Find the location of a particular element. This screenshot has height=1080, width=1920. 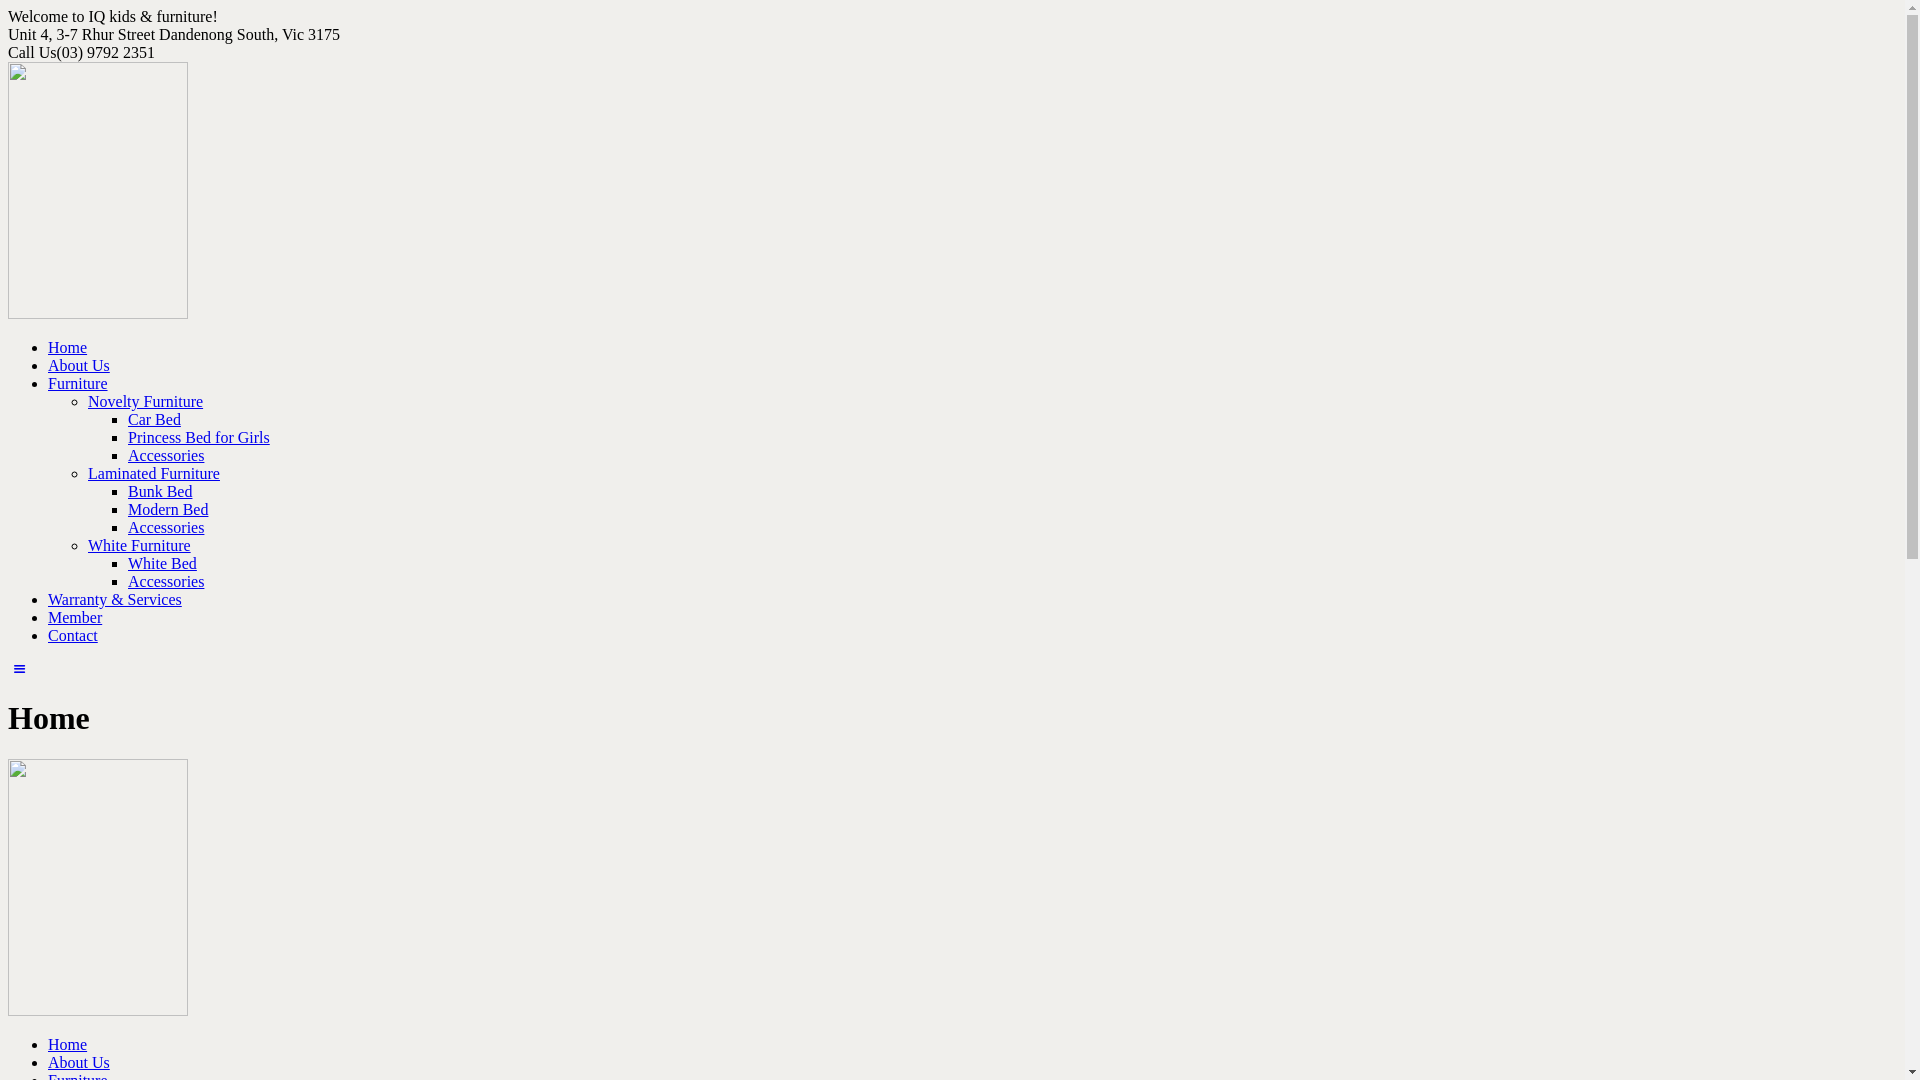

'Contact' is located at coordinates (72, 635).